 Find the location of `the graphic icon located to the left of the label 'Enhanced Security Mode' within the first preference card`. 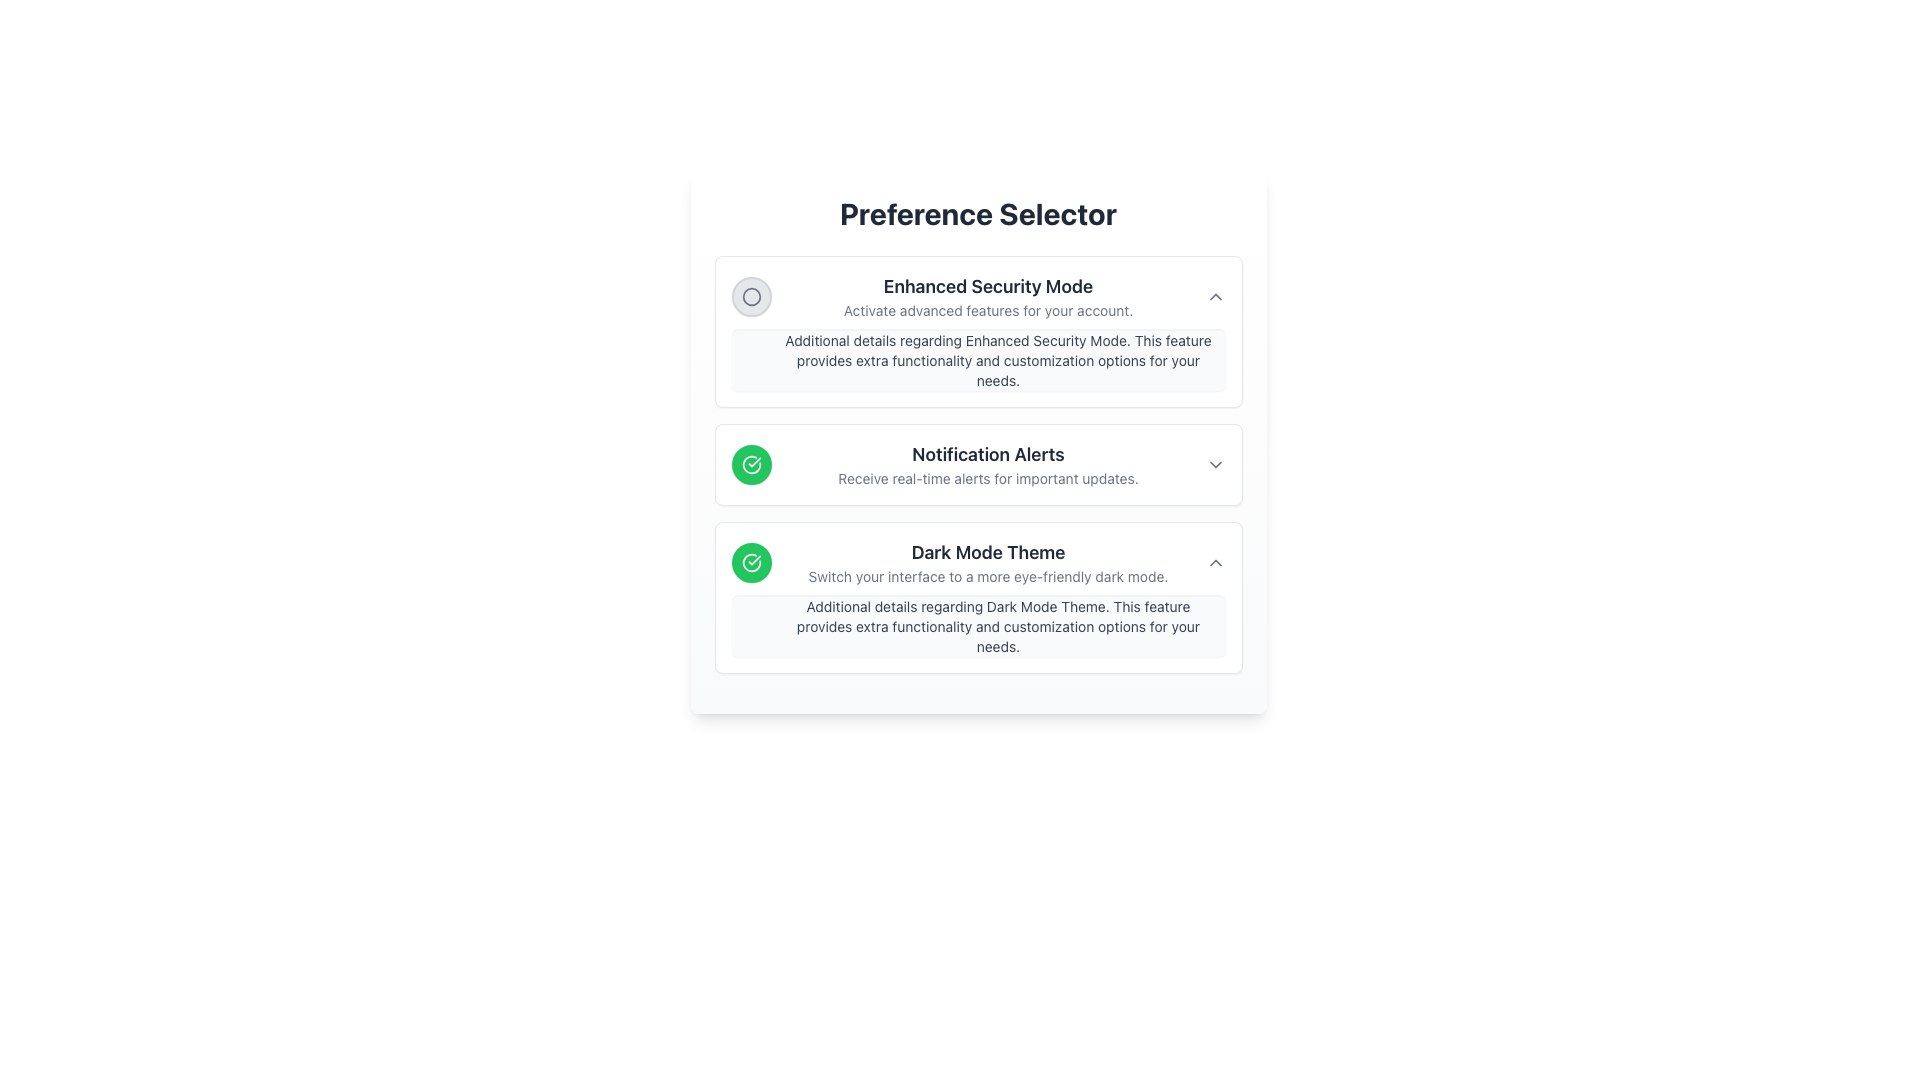

the graphic icon located to the left of the label 'Enhanced Security Mode' within the first preference card is located at coordinates (750, 297).